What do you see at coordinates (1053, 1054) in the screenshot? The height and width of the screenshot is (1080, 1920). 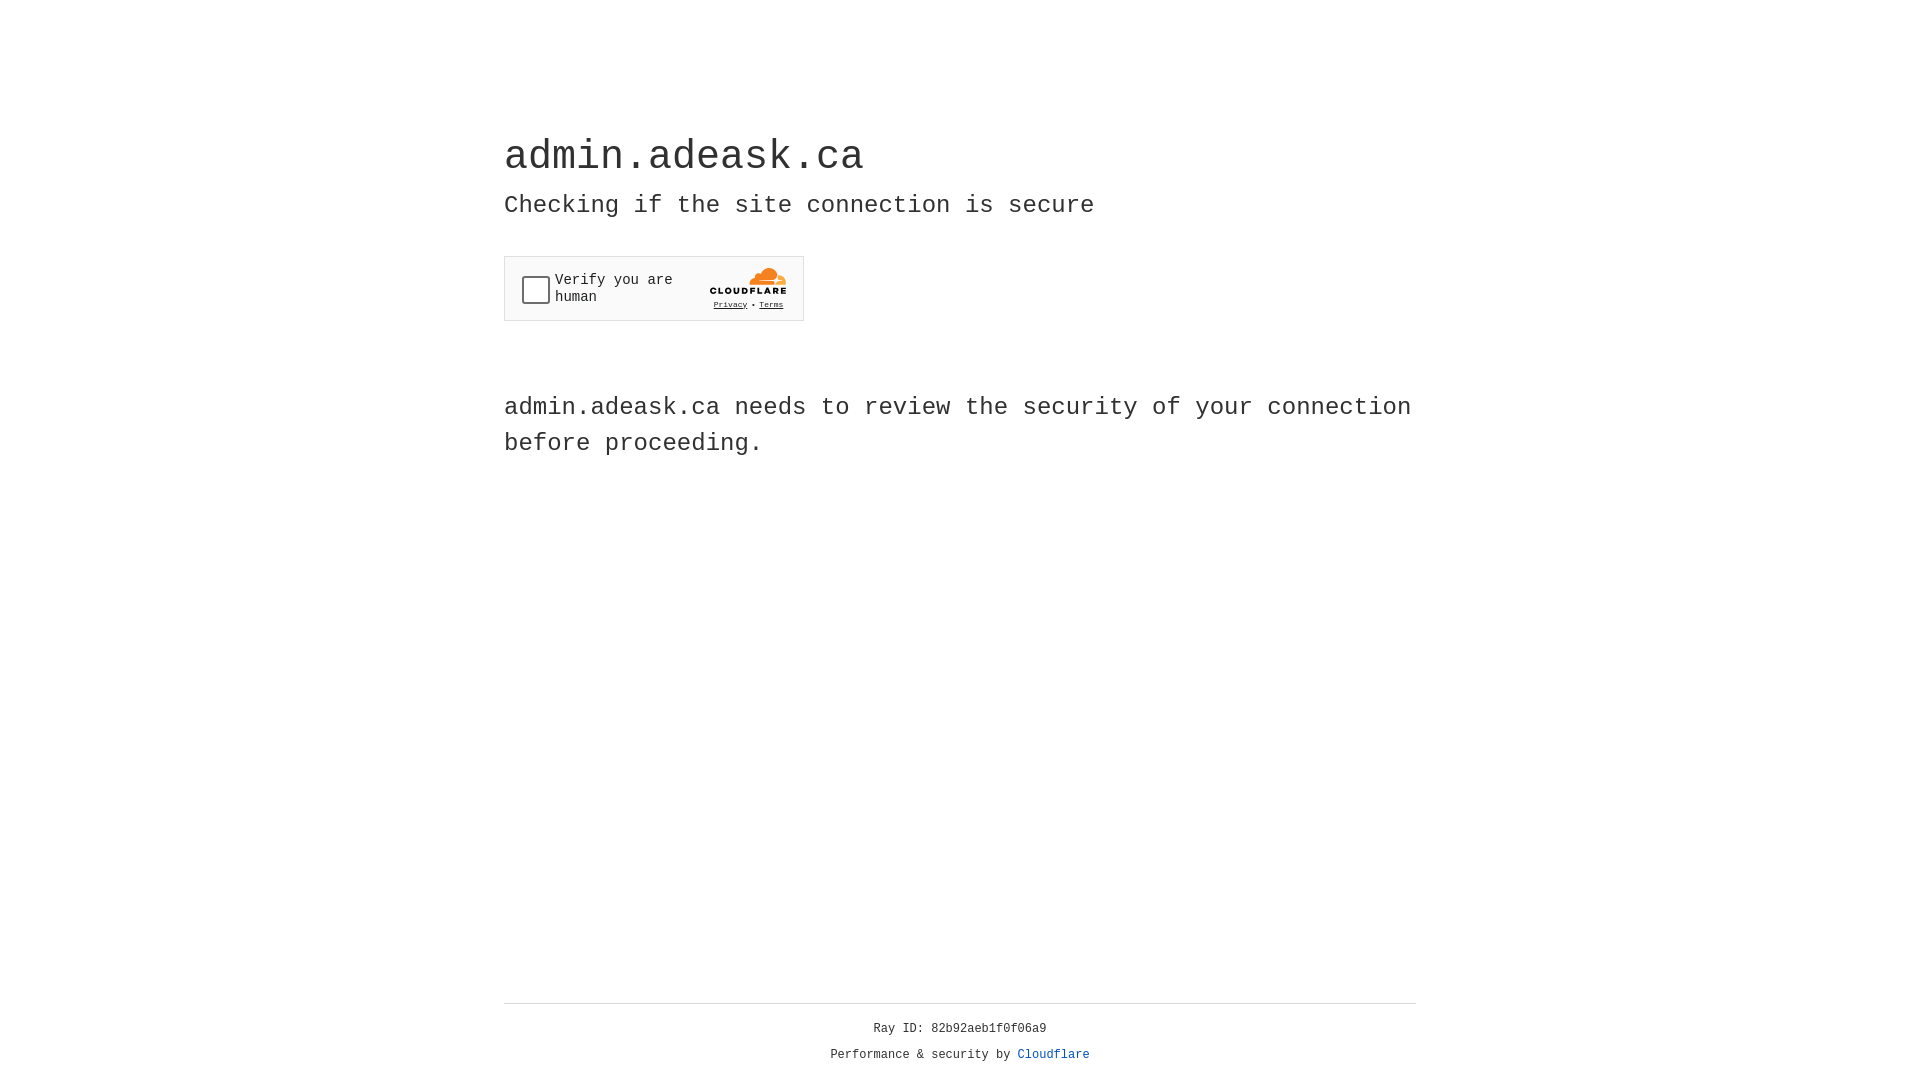 I see `'Cloudflare'` at bounding box center [1053, 1054].